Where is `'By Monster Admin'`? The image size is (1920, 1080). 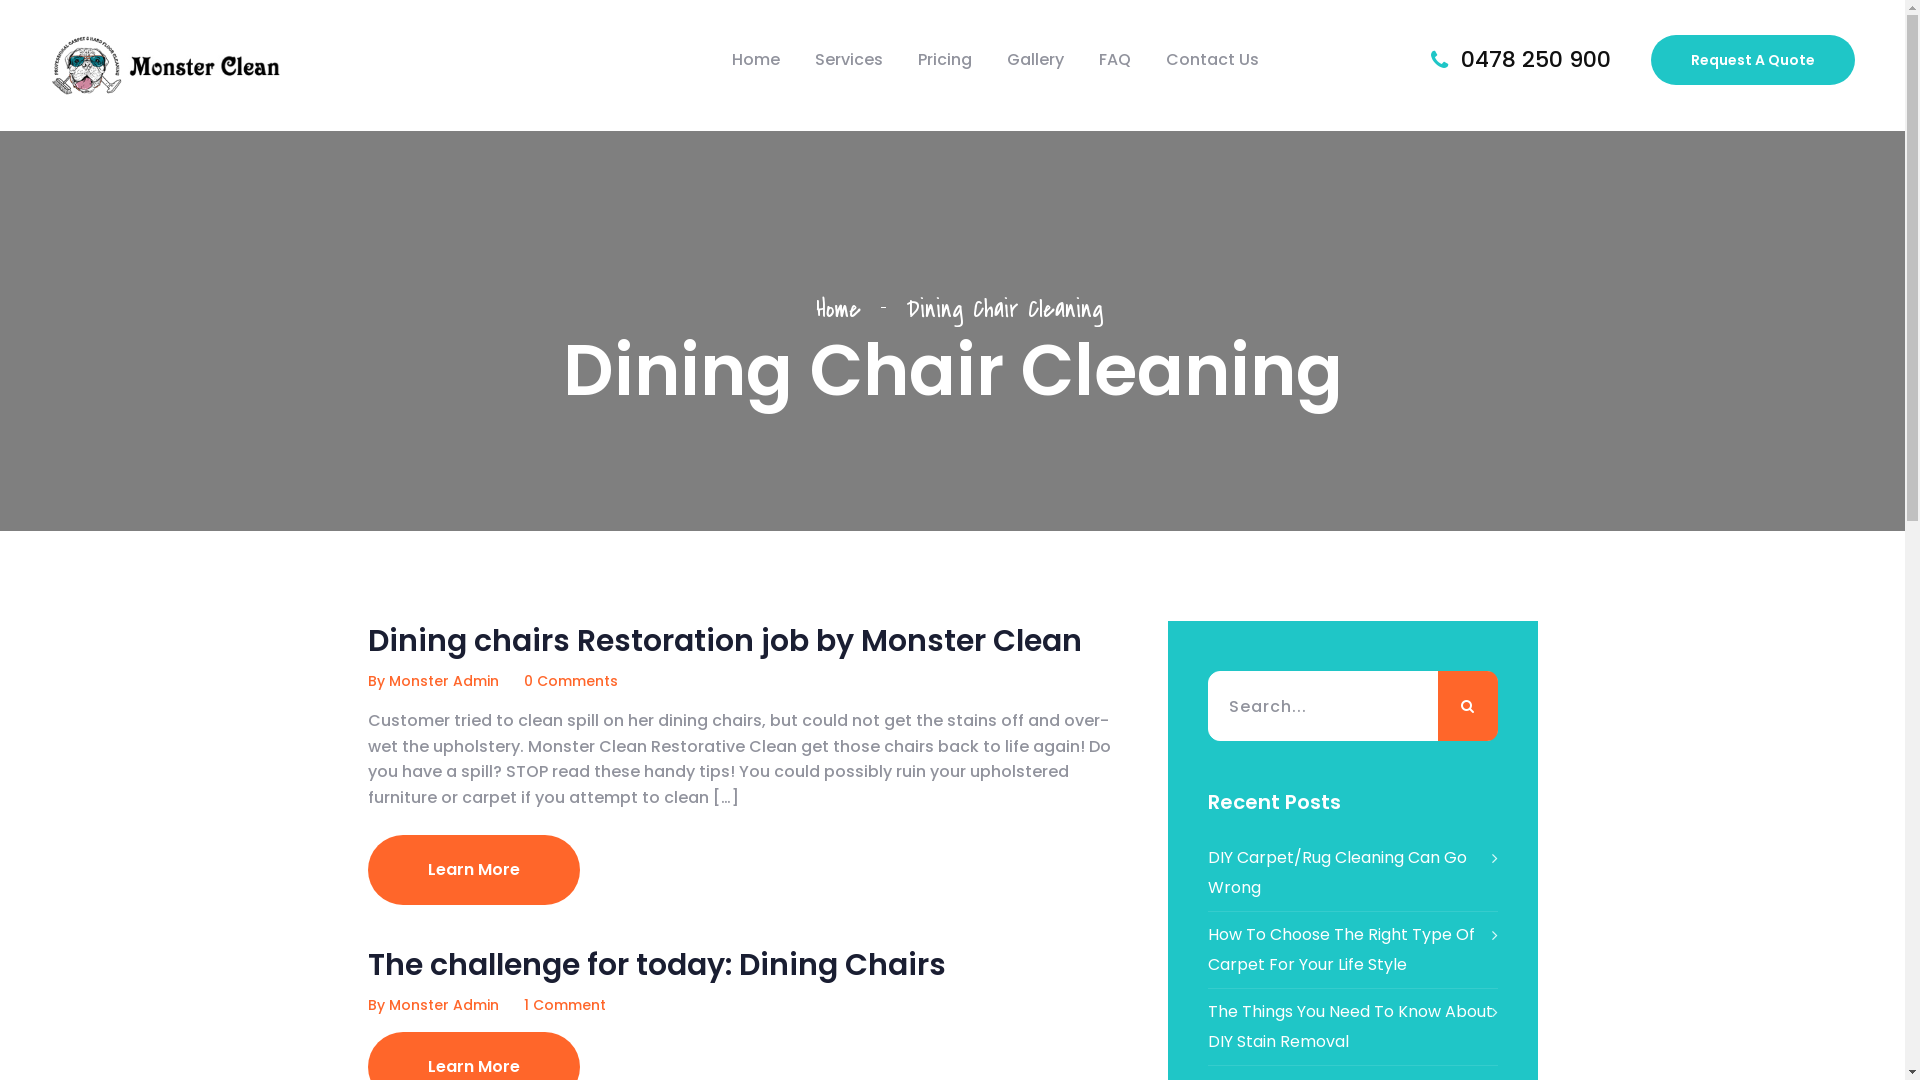
'By Monster Admin' is located at coordinates (432, 1005).